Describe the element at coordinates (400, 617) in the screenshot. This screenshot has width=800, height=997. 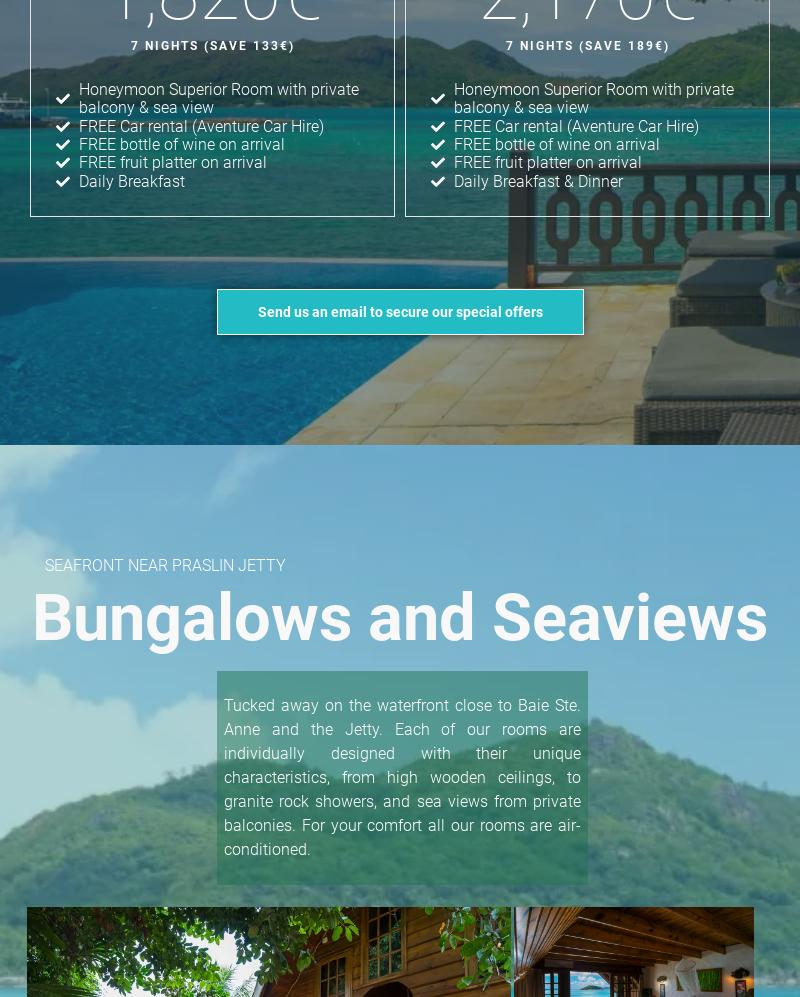
I see `'Bungalows and Seaviews'` at that location.